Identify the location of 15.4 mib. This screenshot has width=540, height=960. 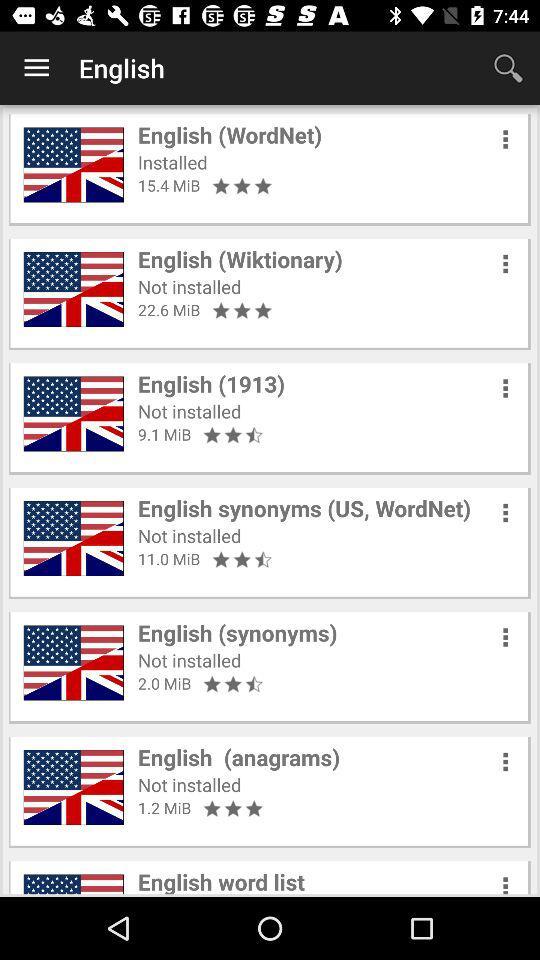
(168, 185).